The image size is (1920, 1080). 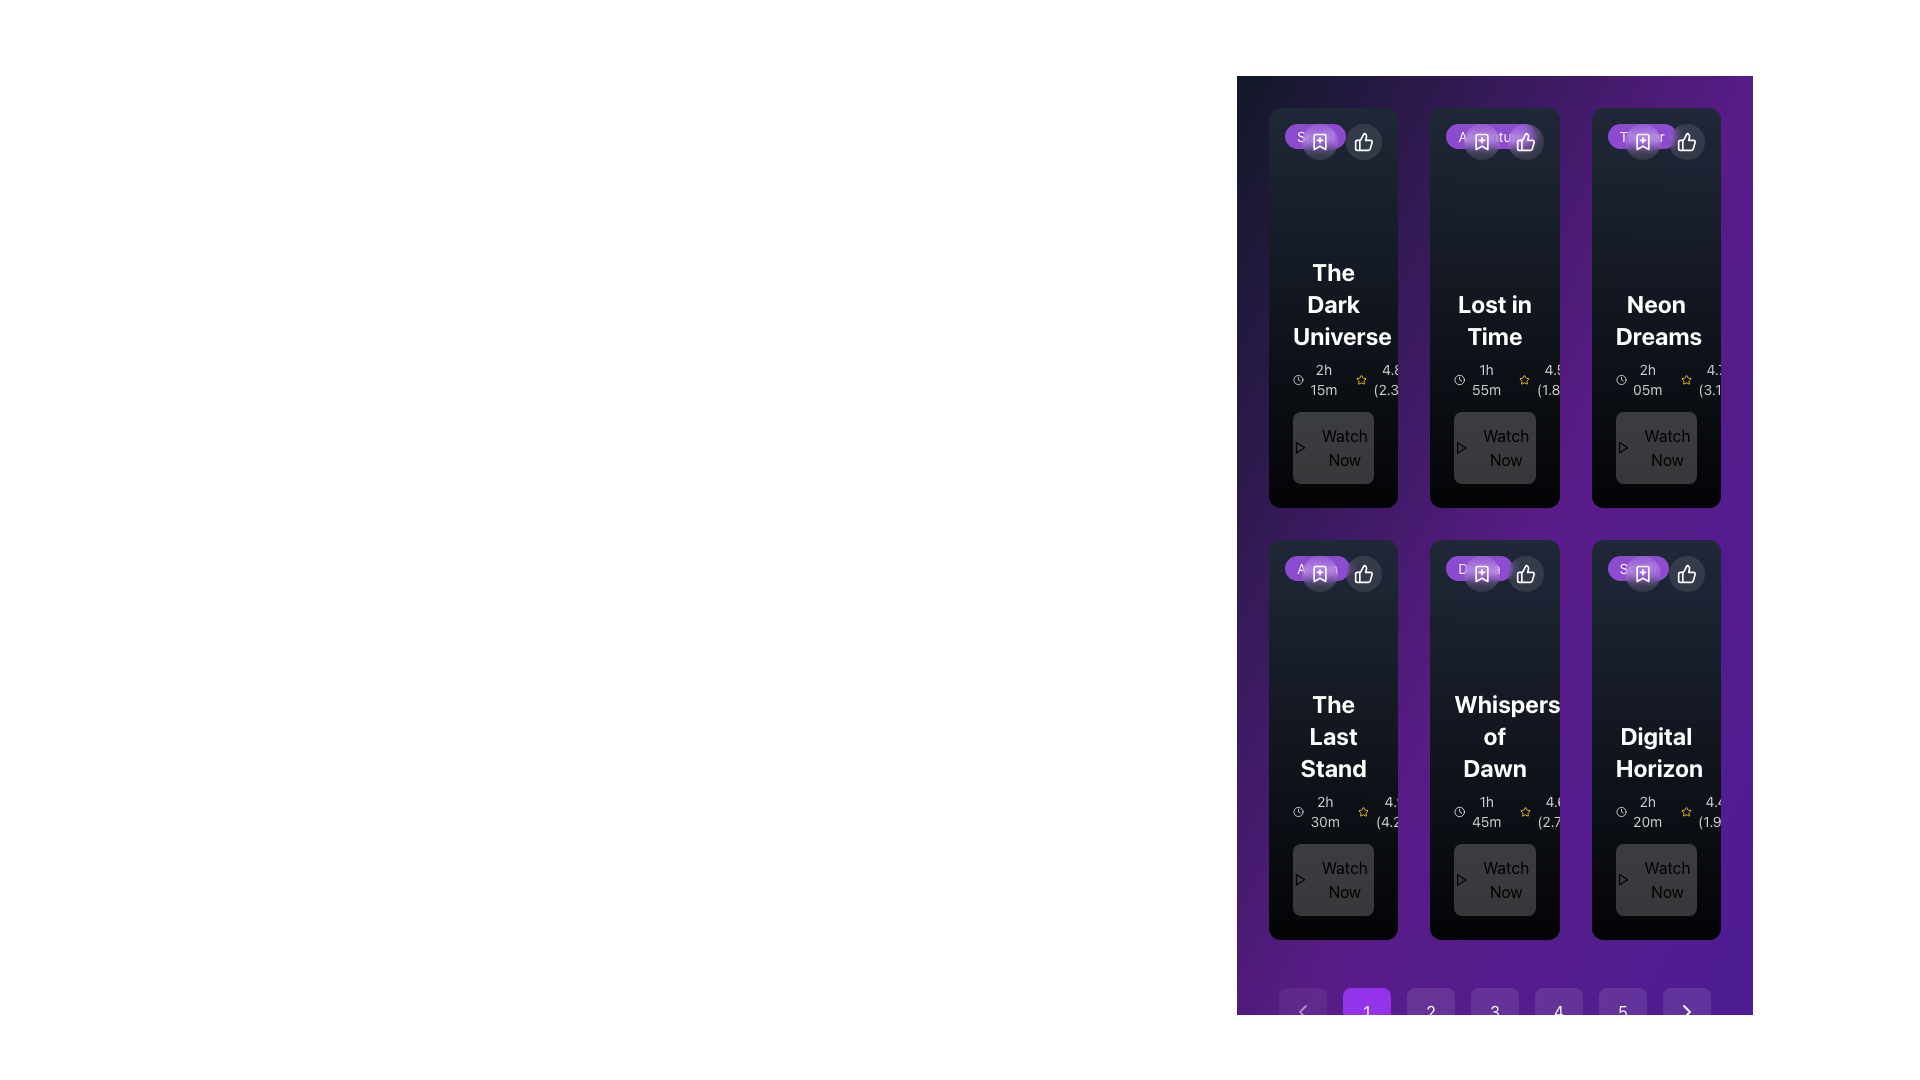 What do you see at coordinates (1665, 141) in the screenshot?
I see `the circular bookmark button located at the top-right corner of the 'Neon Dreams' movie card to bookmark the movie` at bounding box center [1665, 141].